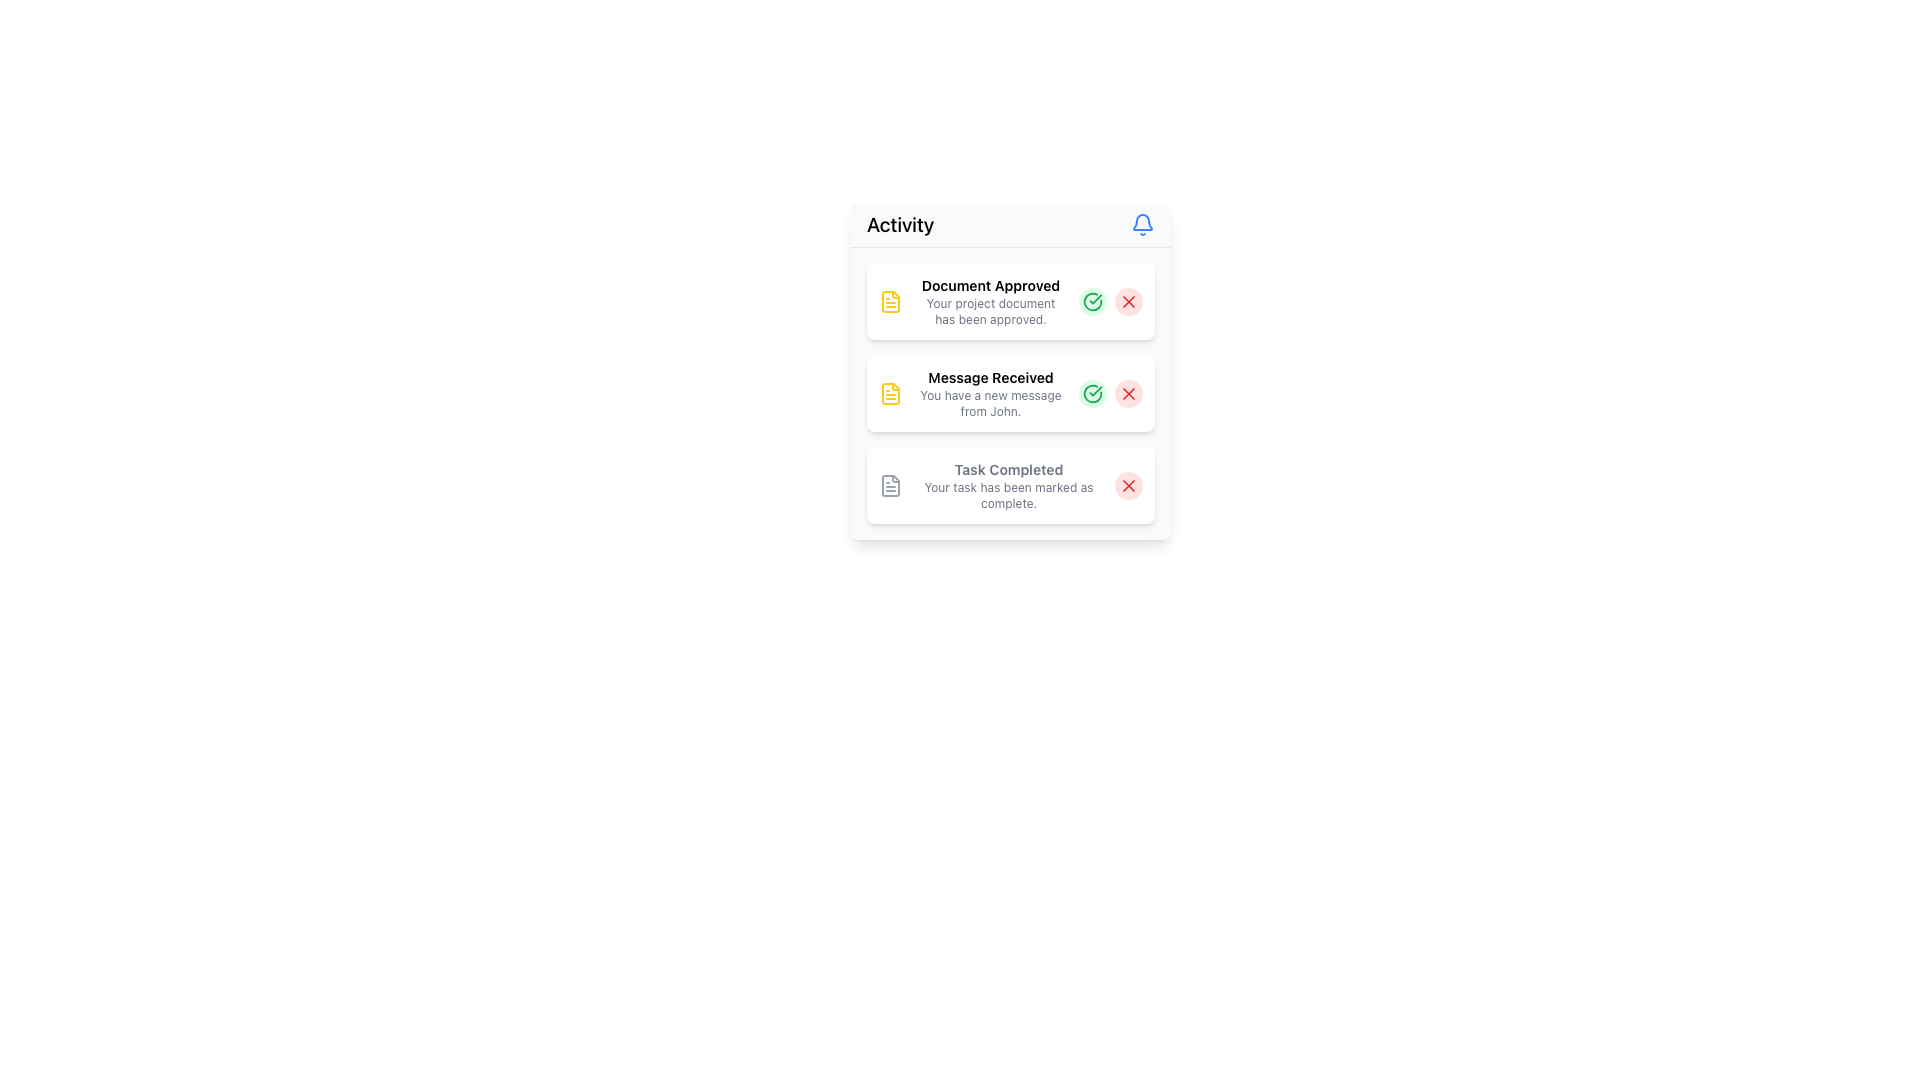 The width and height of the screenshot is (1920, 1080). I want to click on the dismissal button located at the bottom-right corner of the notification card displaying 'Task Completed', so click(1128, 486).